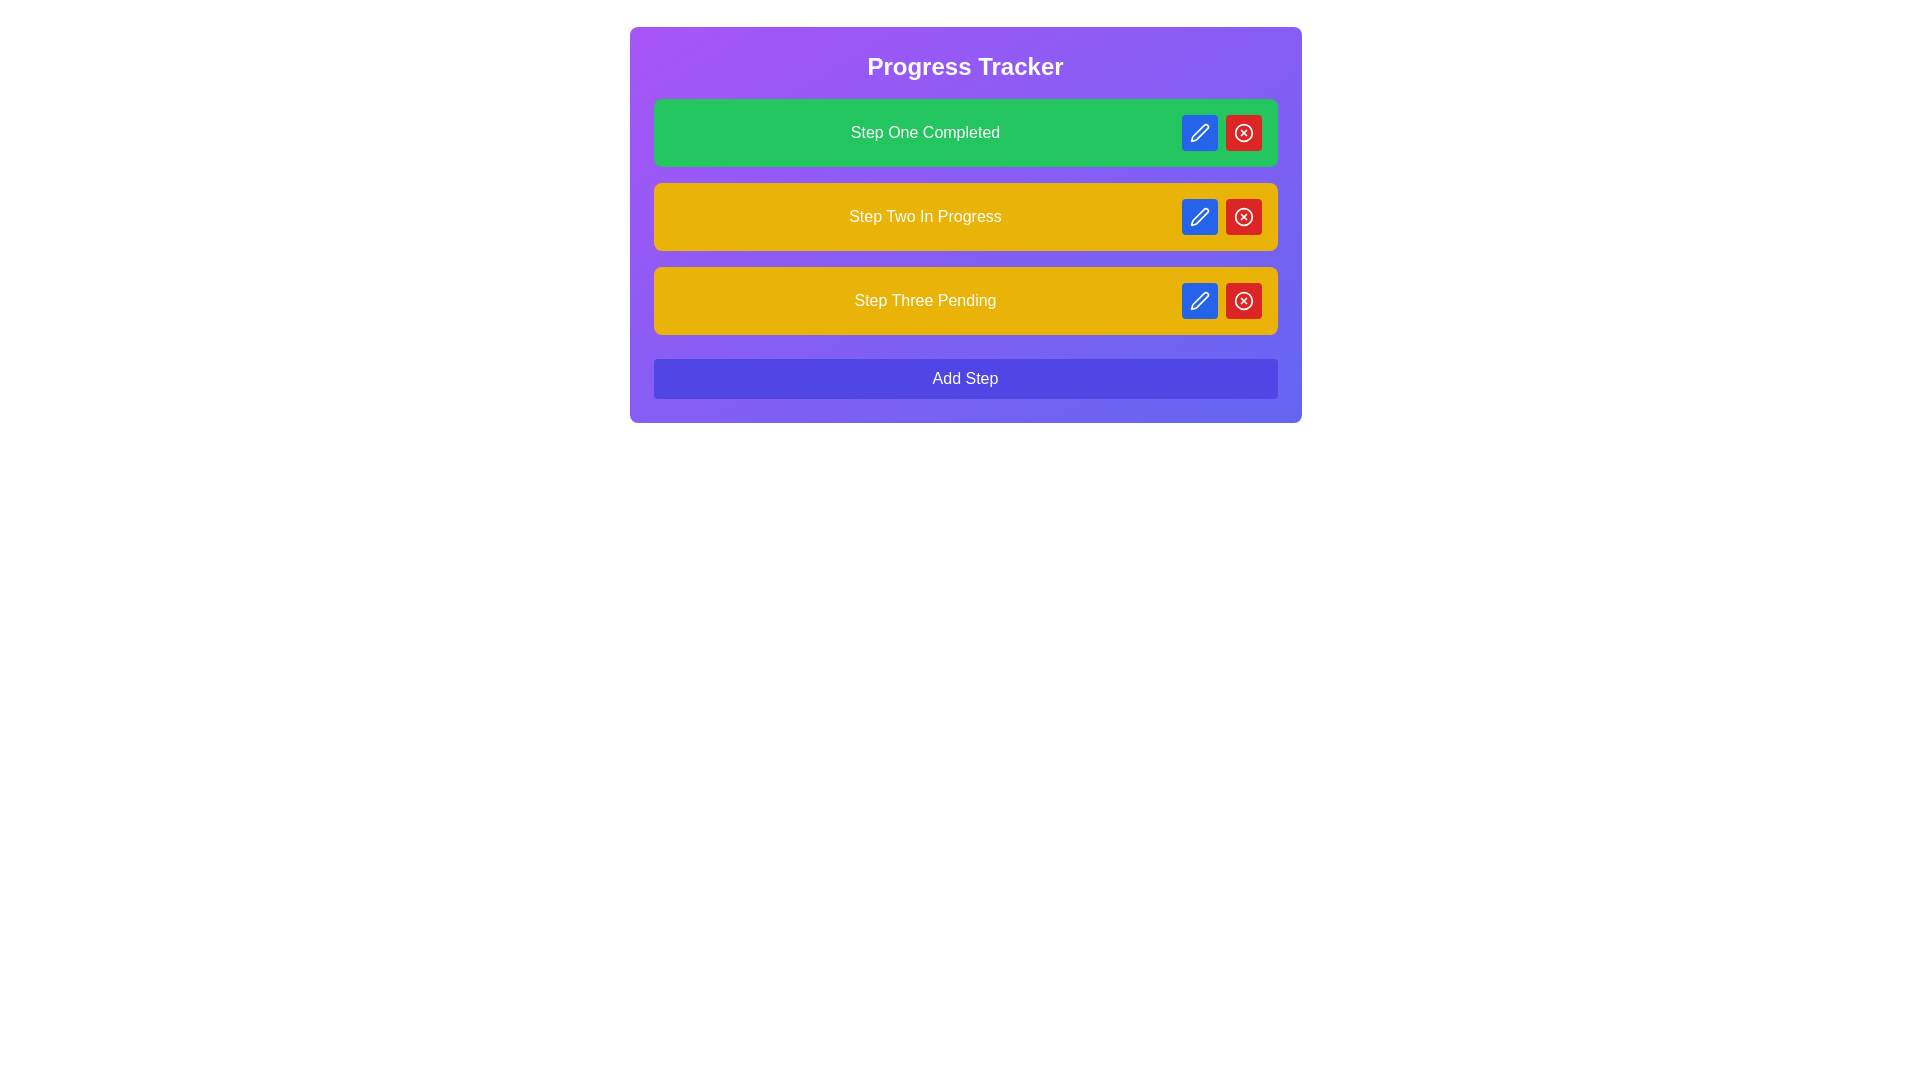 The height and width of the screenshot is (1080, 1920). Describe the element at coordinates (1242, 300) in the screenshot. I see `the far-right button with an 'X' symbol in the green section labeled 'Step One Completed'` at that location.